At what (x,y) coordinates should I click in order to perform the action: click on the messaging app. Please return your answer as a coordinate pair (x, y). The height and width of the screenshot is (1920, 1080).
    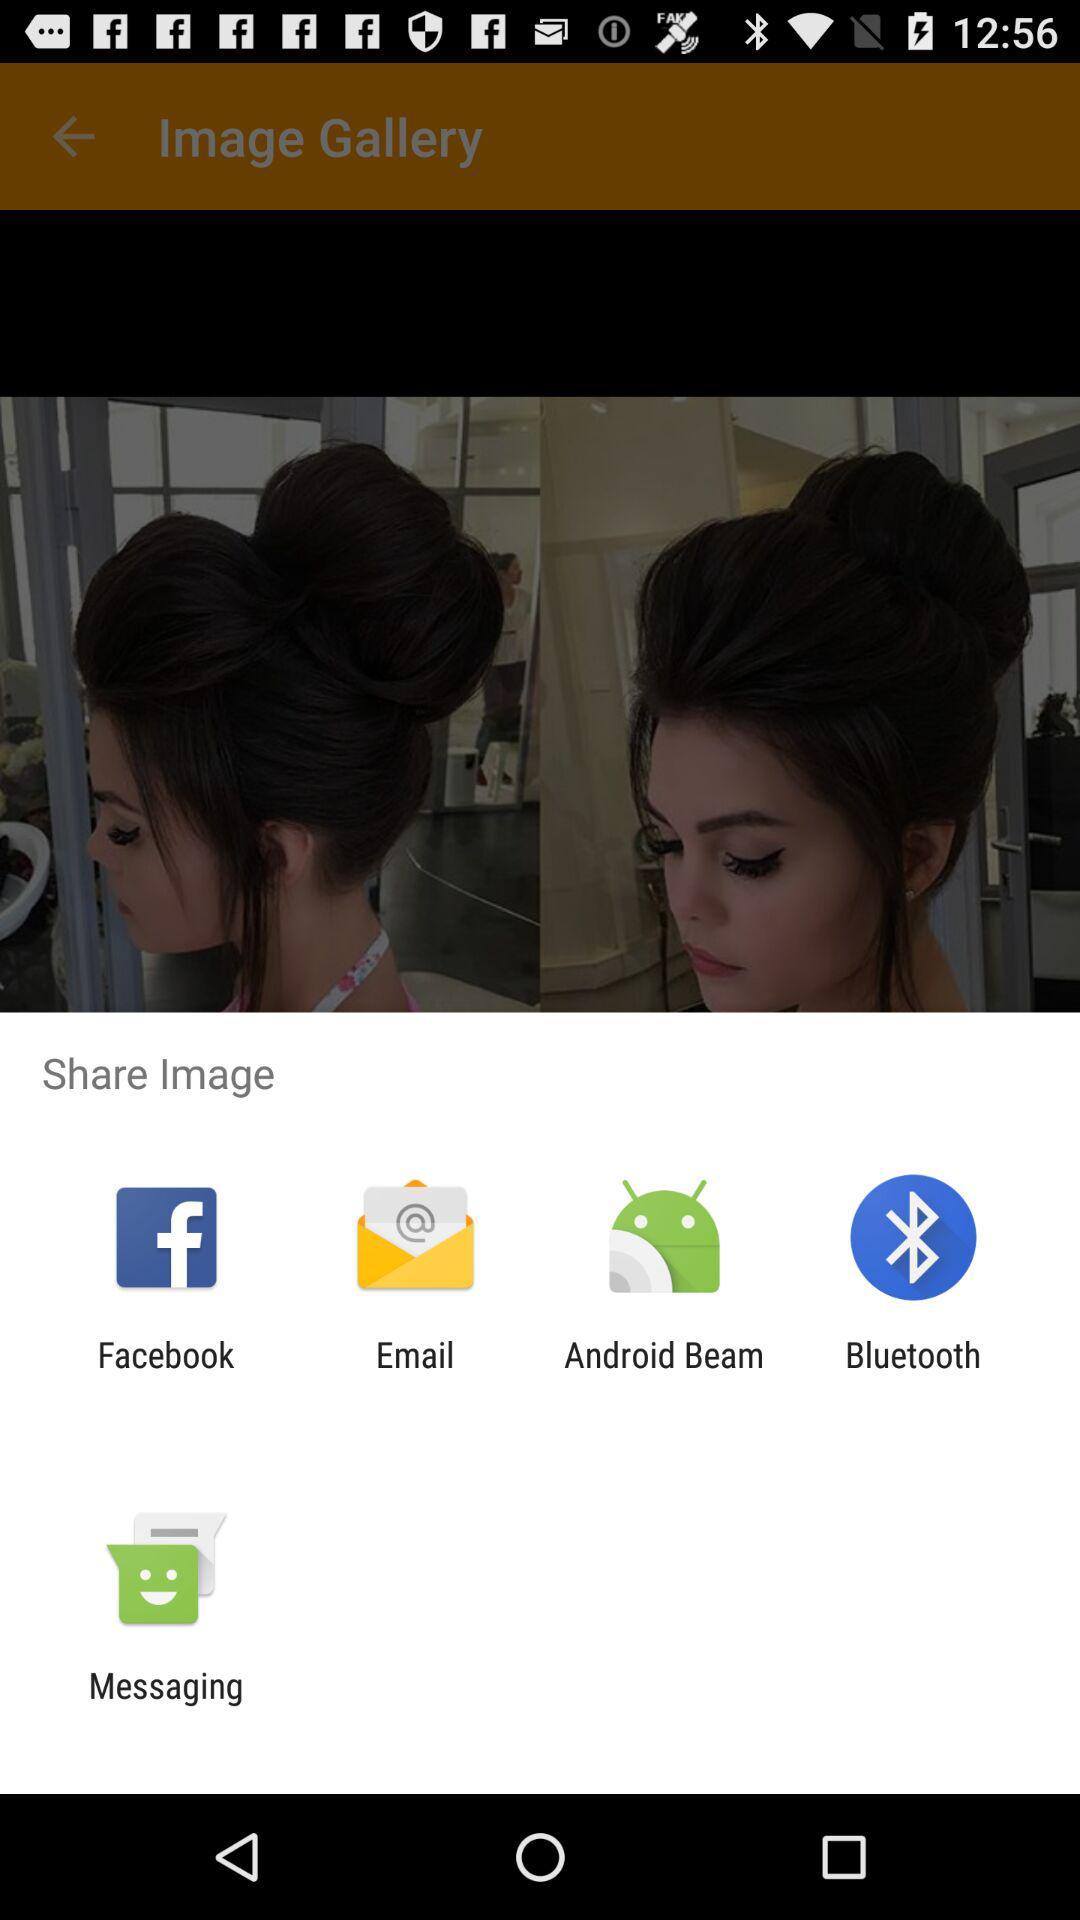
    Looking at the image, I should click on (165, 1705).